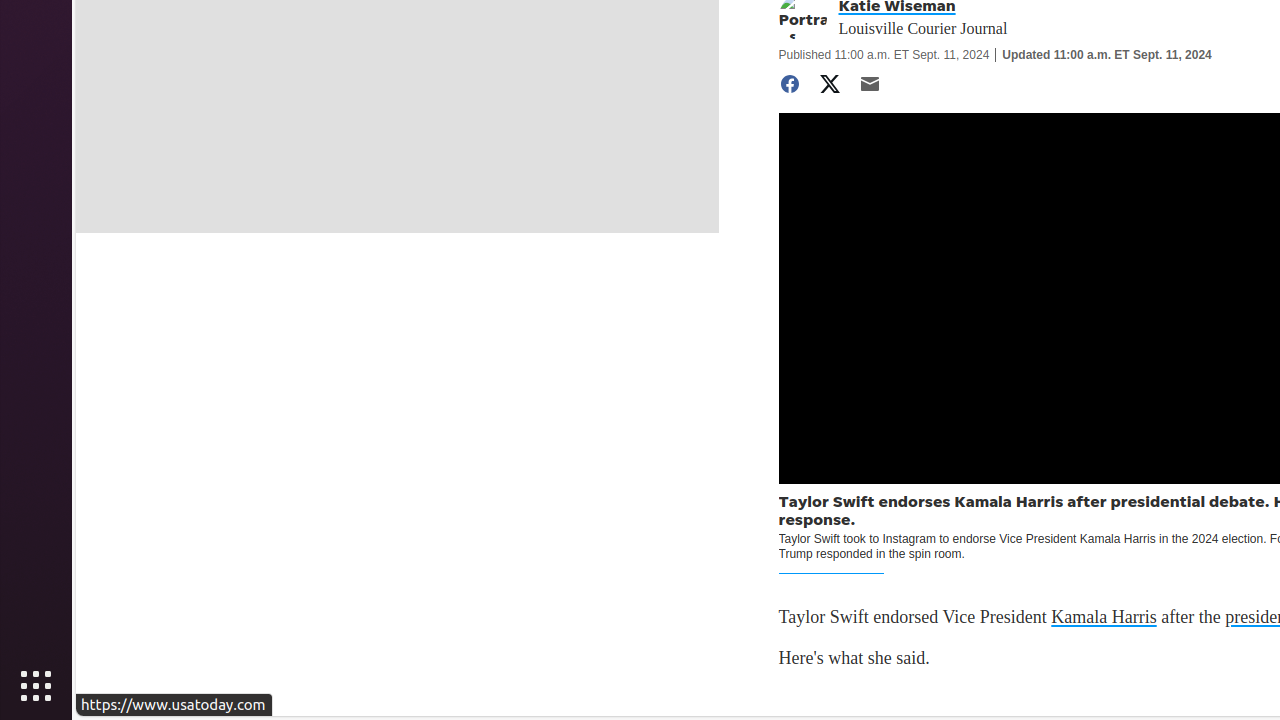 Image resolution: width=1280 pixels, height=720 pixels. I want to click on 'Kamala Harris', so click(1103, 616).